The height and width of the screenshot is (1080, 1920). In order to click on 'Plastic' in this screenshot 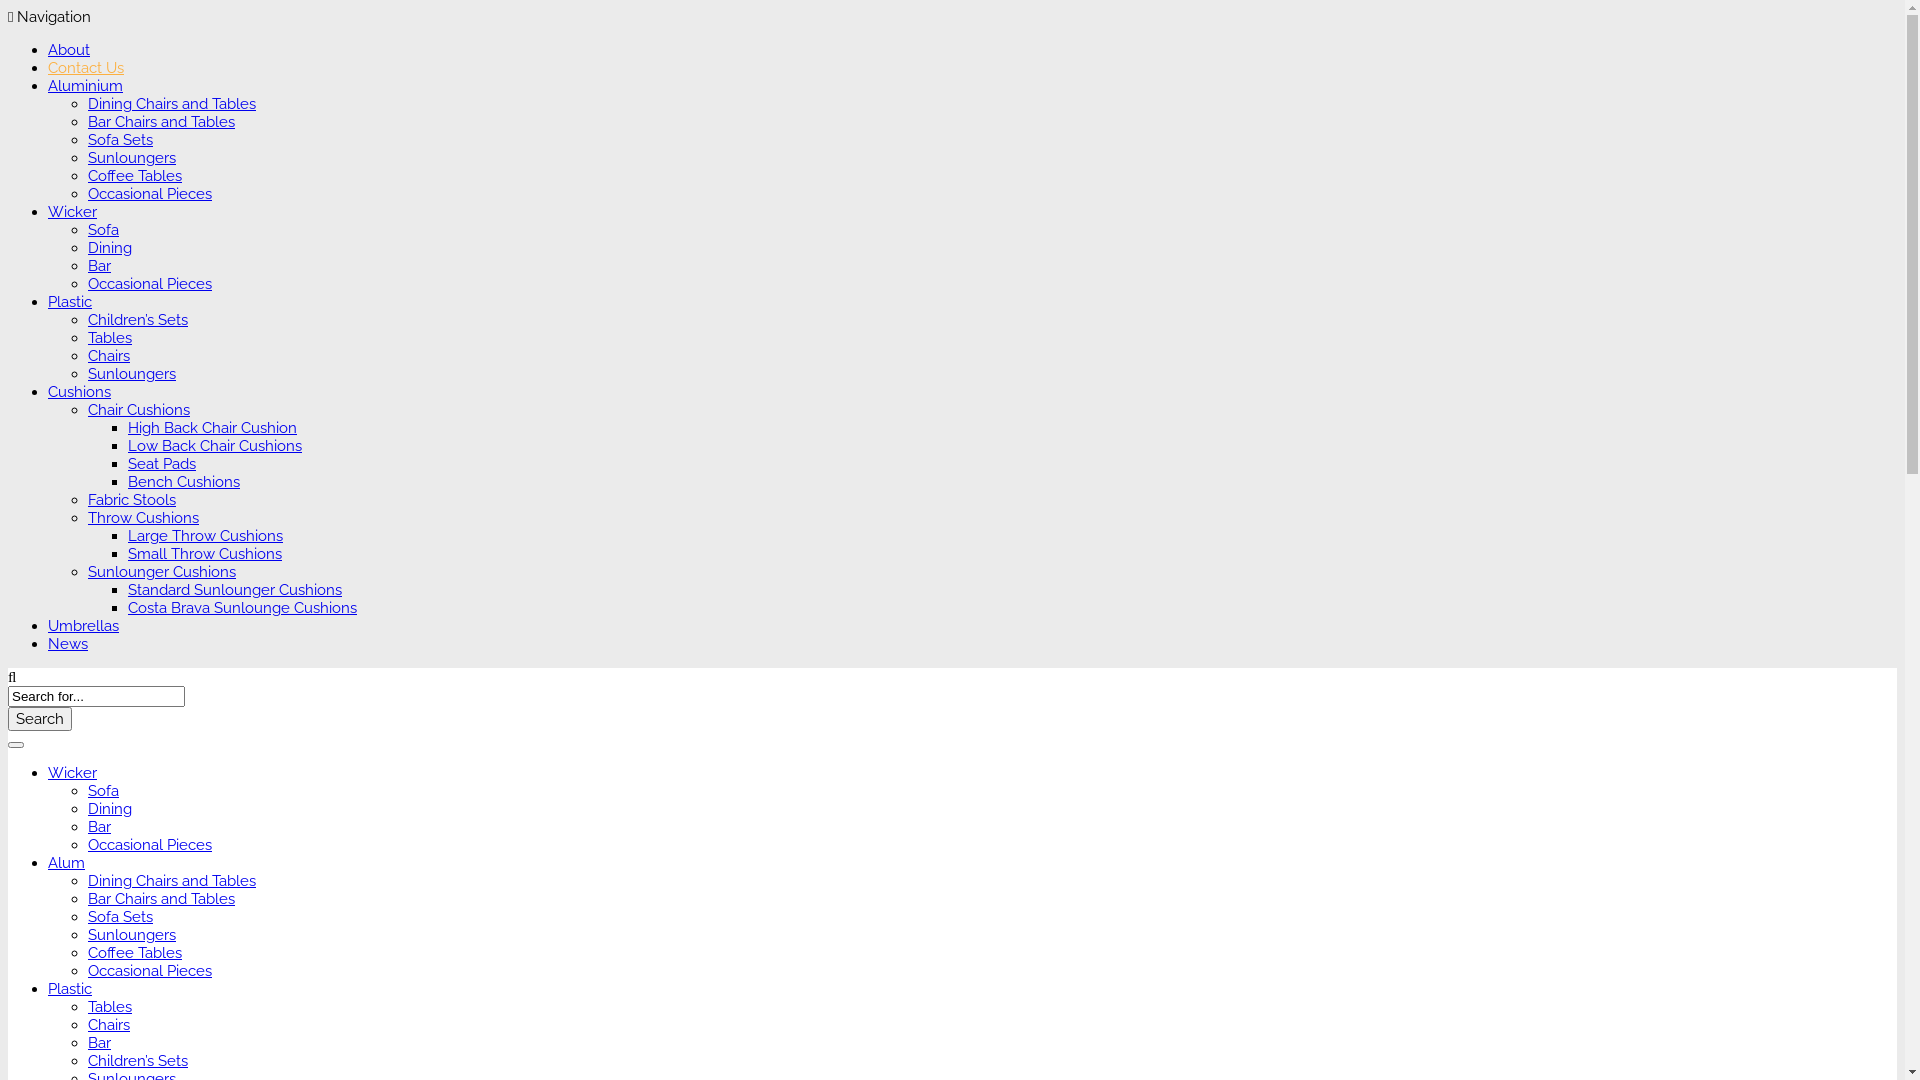, I will do `click(70, 301)`.